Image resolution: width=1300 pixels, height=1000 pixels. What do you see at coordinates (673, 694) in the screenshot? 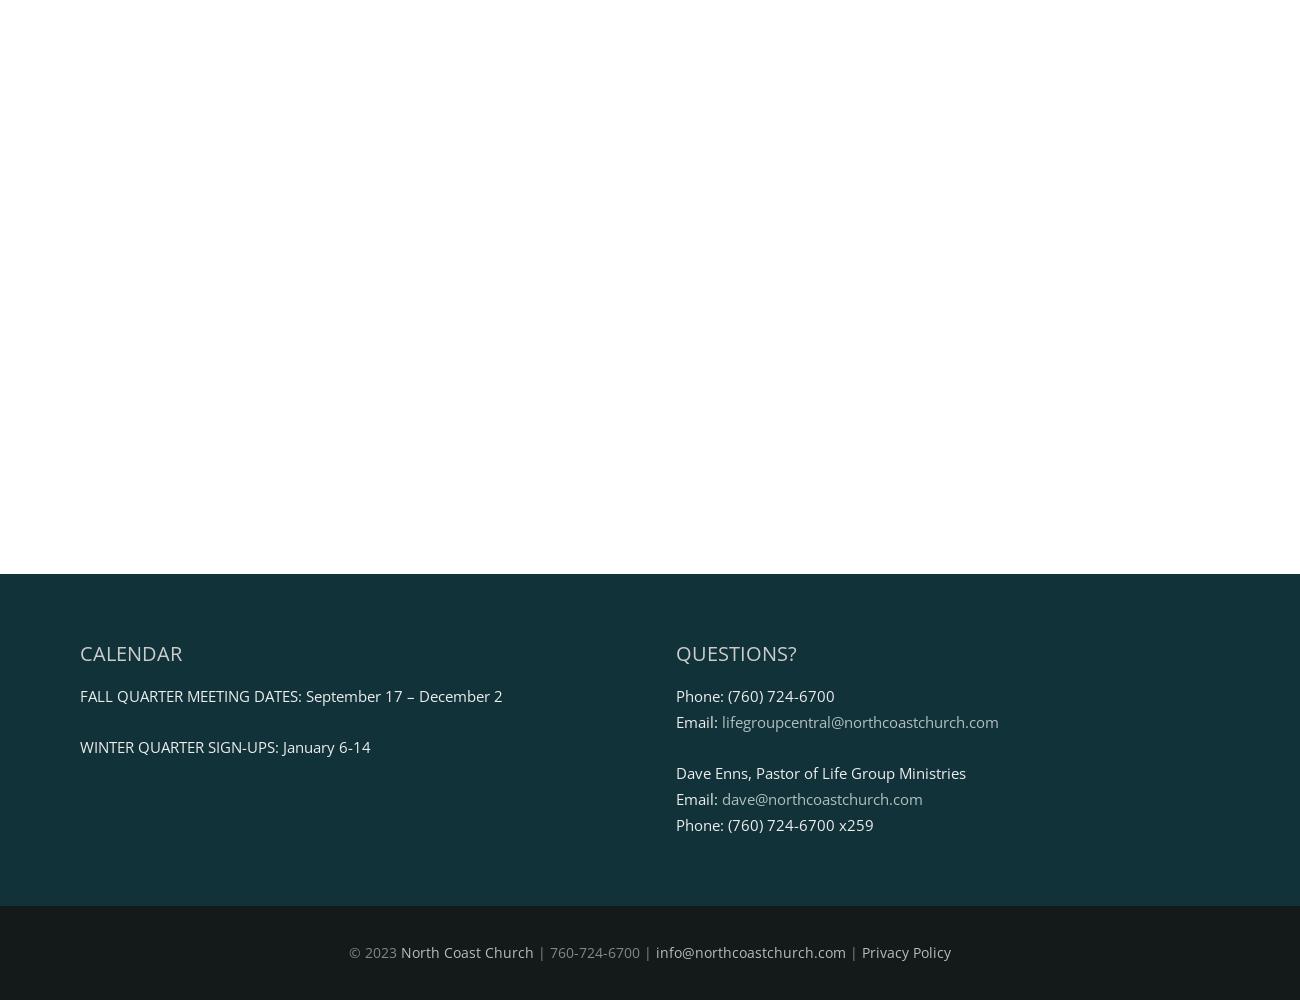
I see `'Phone: (760) 724-6700'` at bounding box center [673, 694].